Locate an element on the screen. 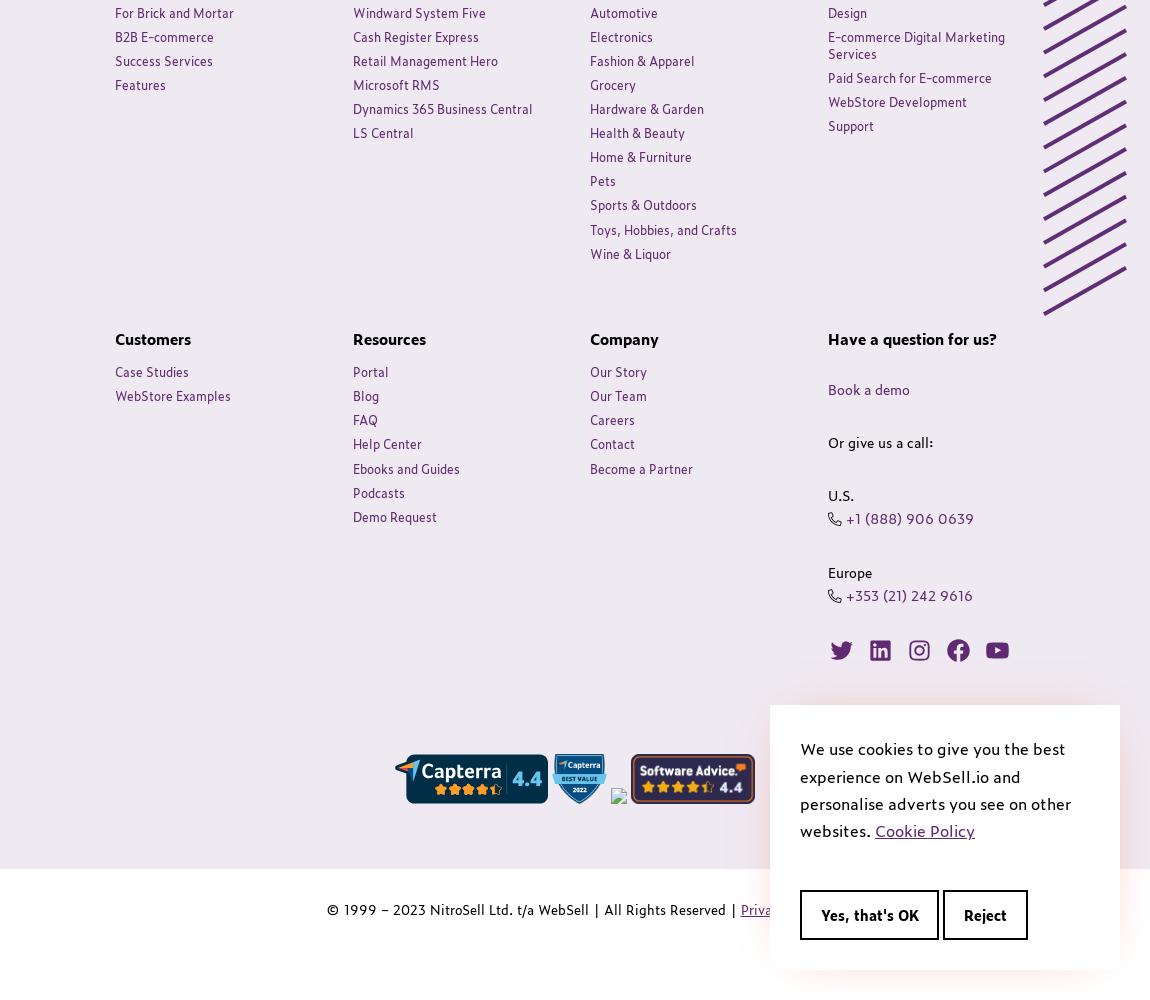  'Electronics' is located at coordinates (620, 35).